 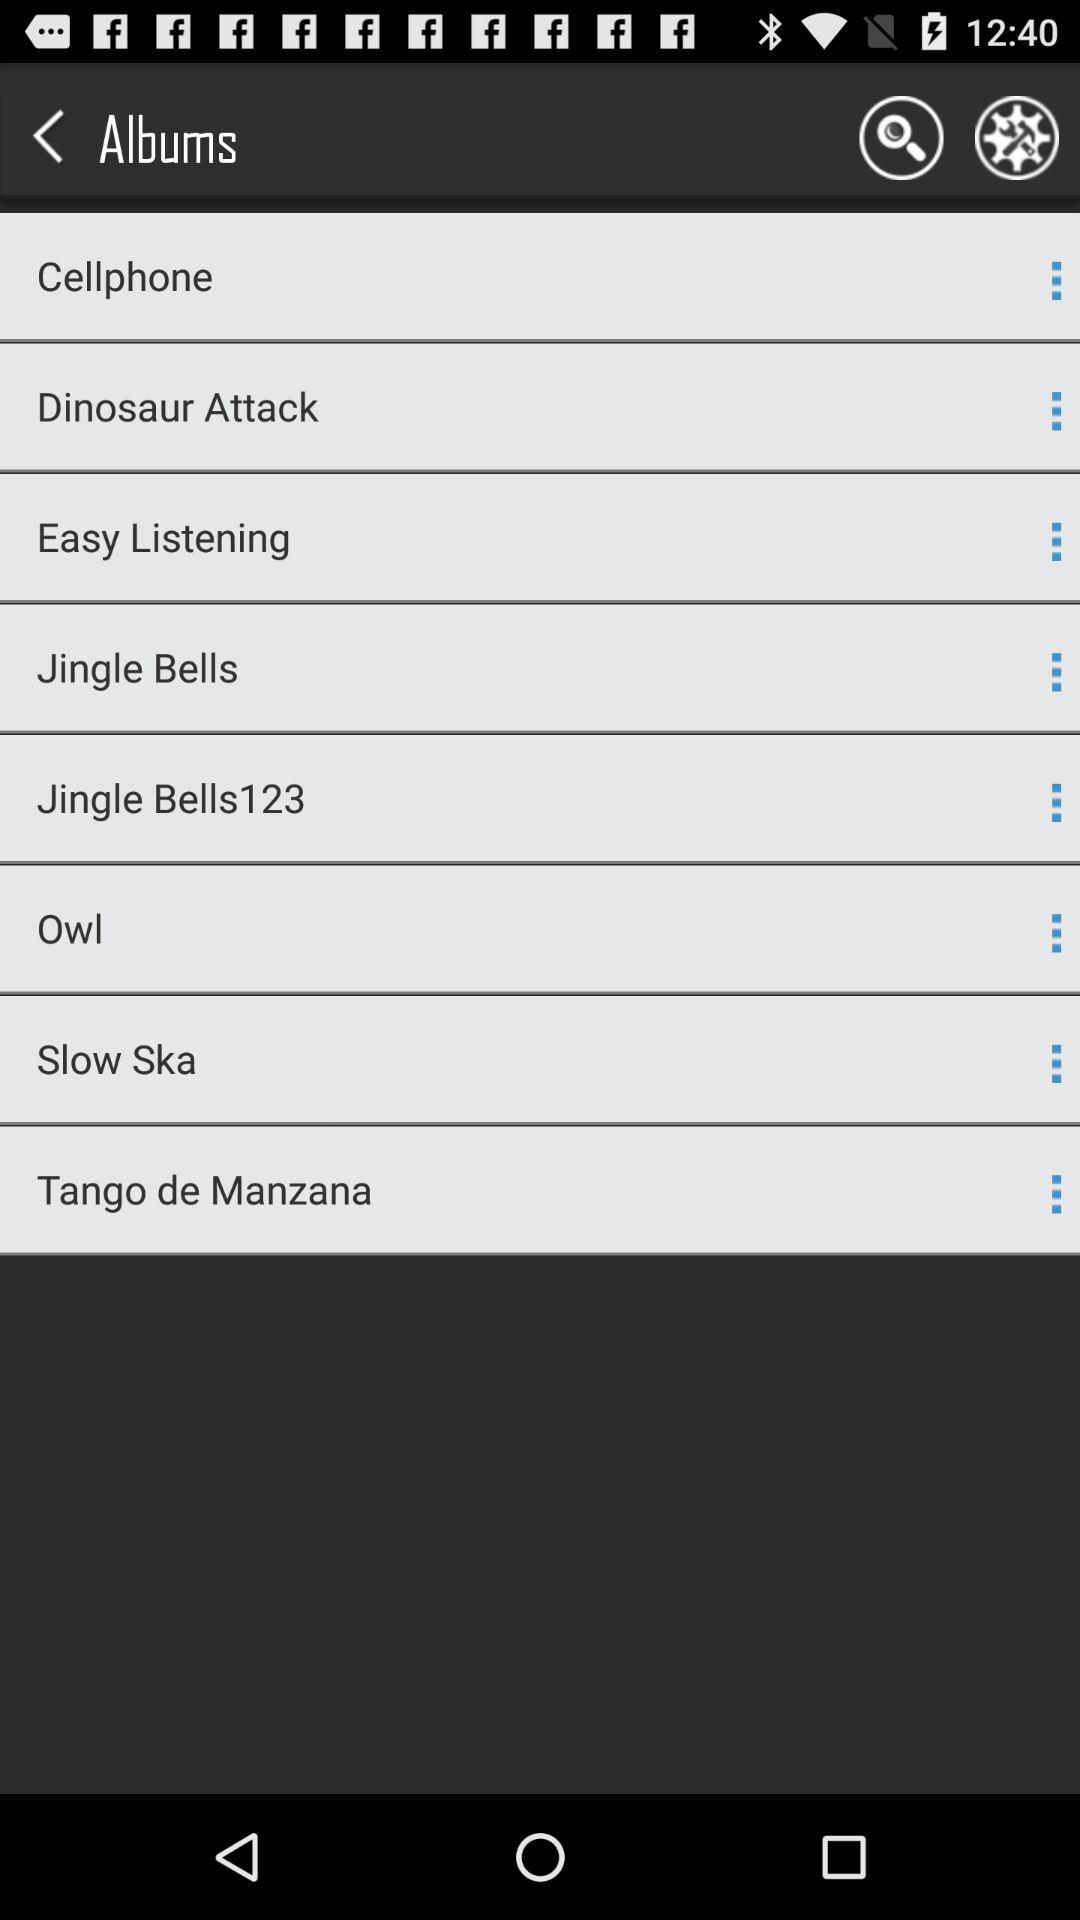 What do you see at coordinates (1055, 410) in the screenshot?
I see `app next to dinosaur attack app` at bounding box center [1055, 410].